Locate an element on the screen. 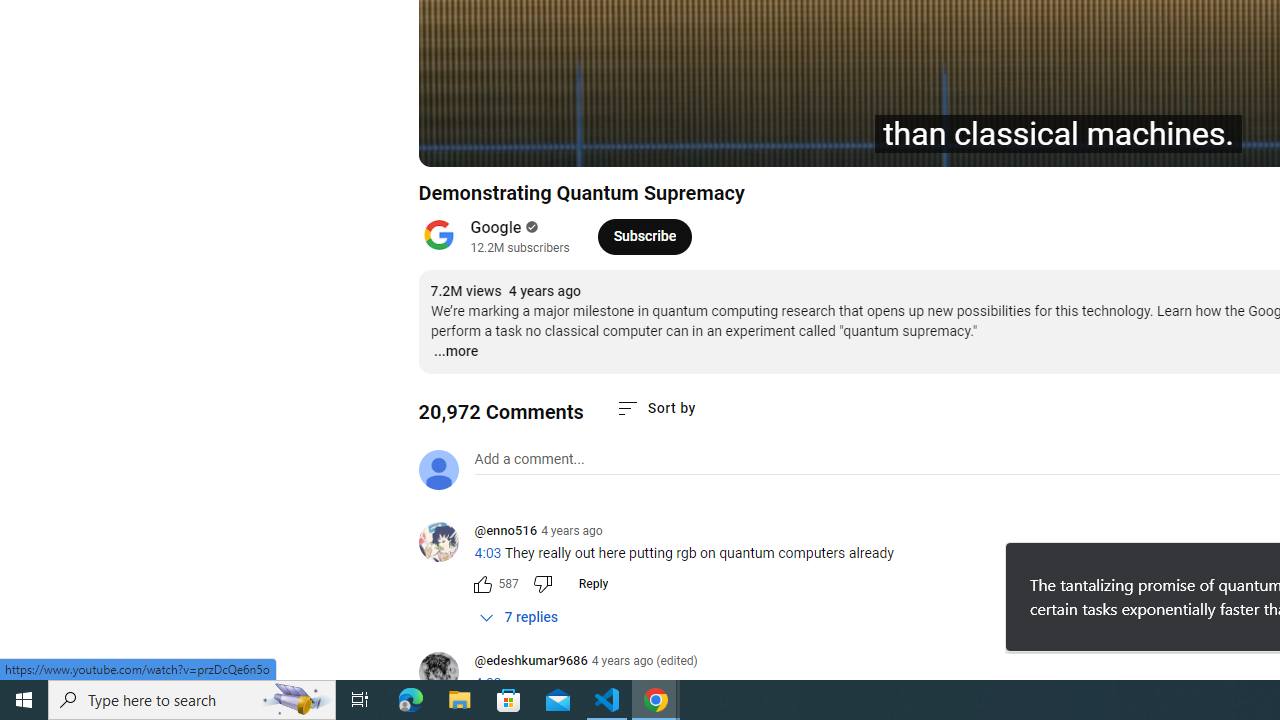 The height and width of the screenshot is (720, 1280). 'Default profile photo' is located at coordinates (438, 470).